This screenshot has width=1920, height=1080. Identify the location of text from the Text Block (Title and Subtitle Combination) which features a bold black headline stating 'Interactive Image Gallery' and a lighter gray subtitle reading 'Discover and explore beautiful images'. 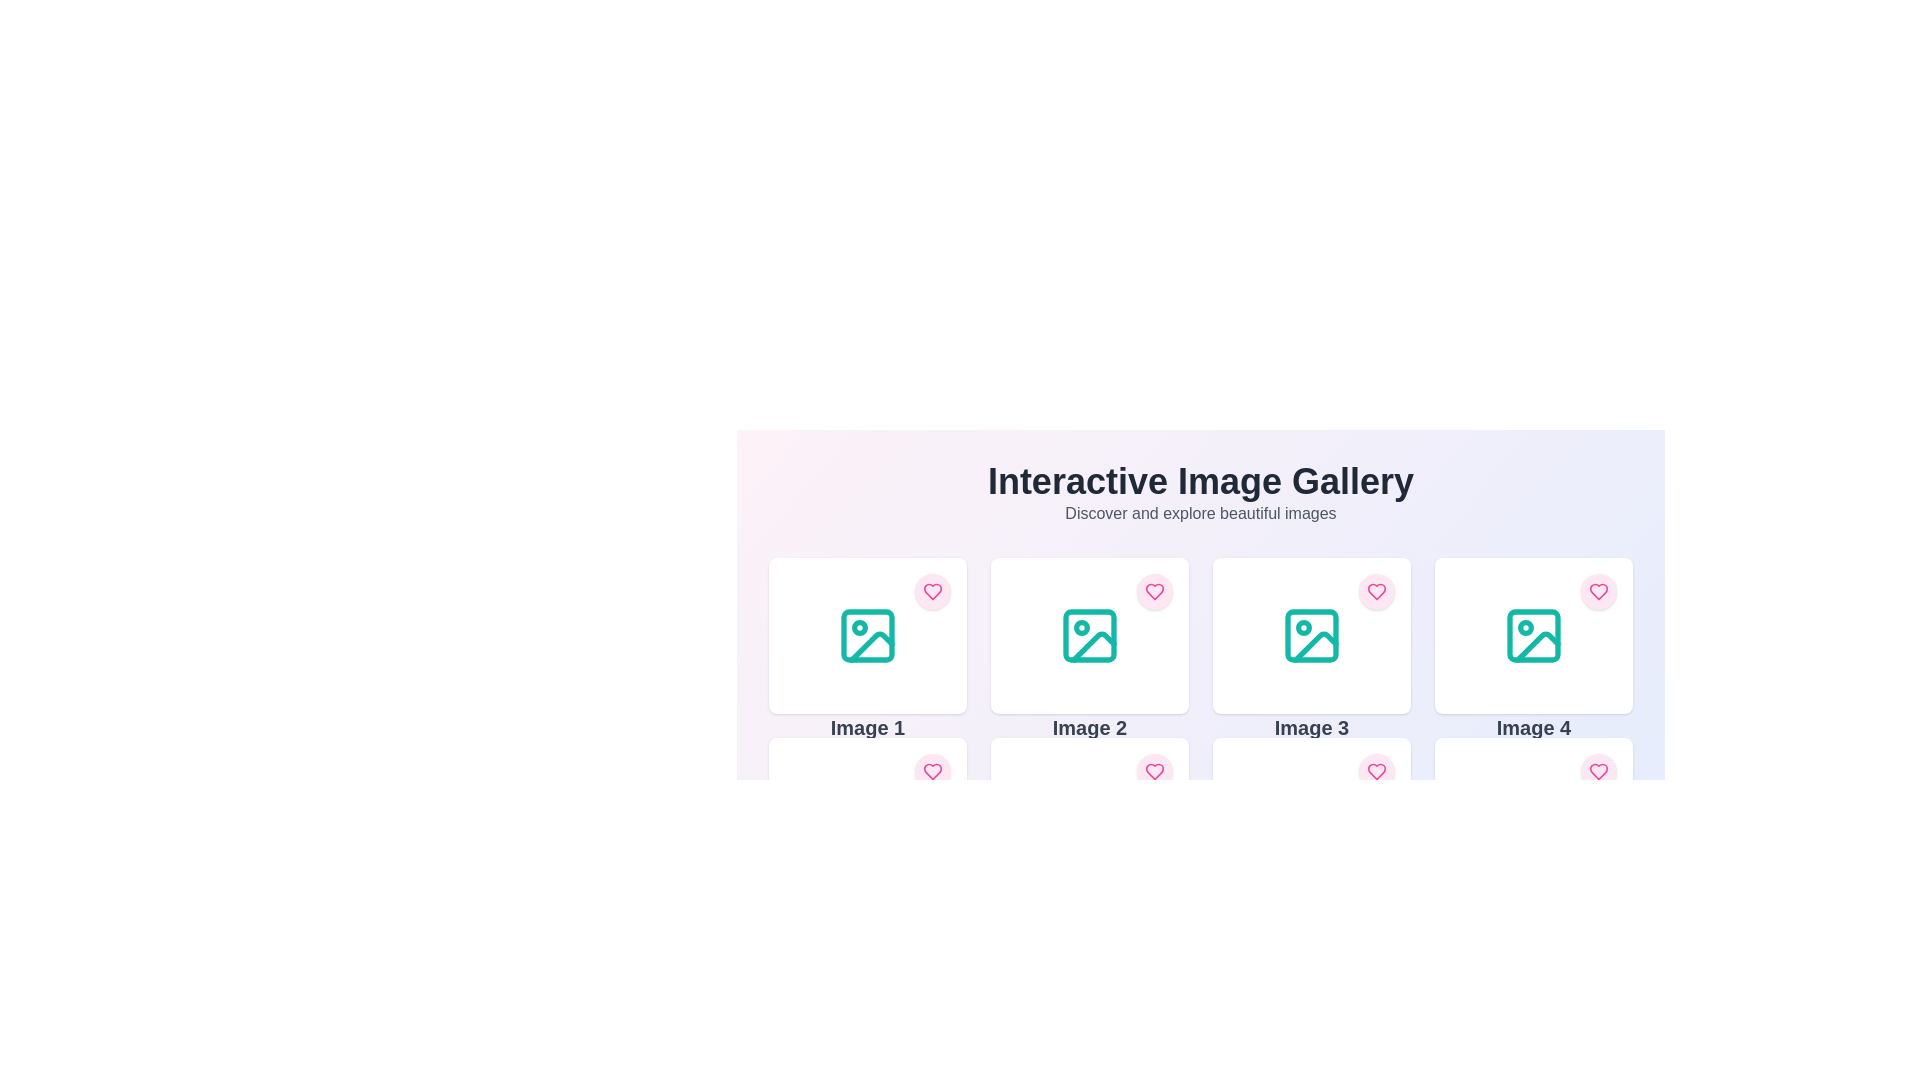
(1200, 493).